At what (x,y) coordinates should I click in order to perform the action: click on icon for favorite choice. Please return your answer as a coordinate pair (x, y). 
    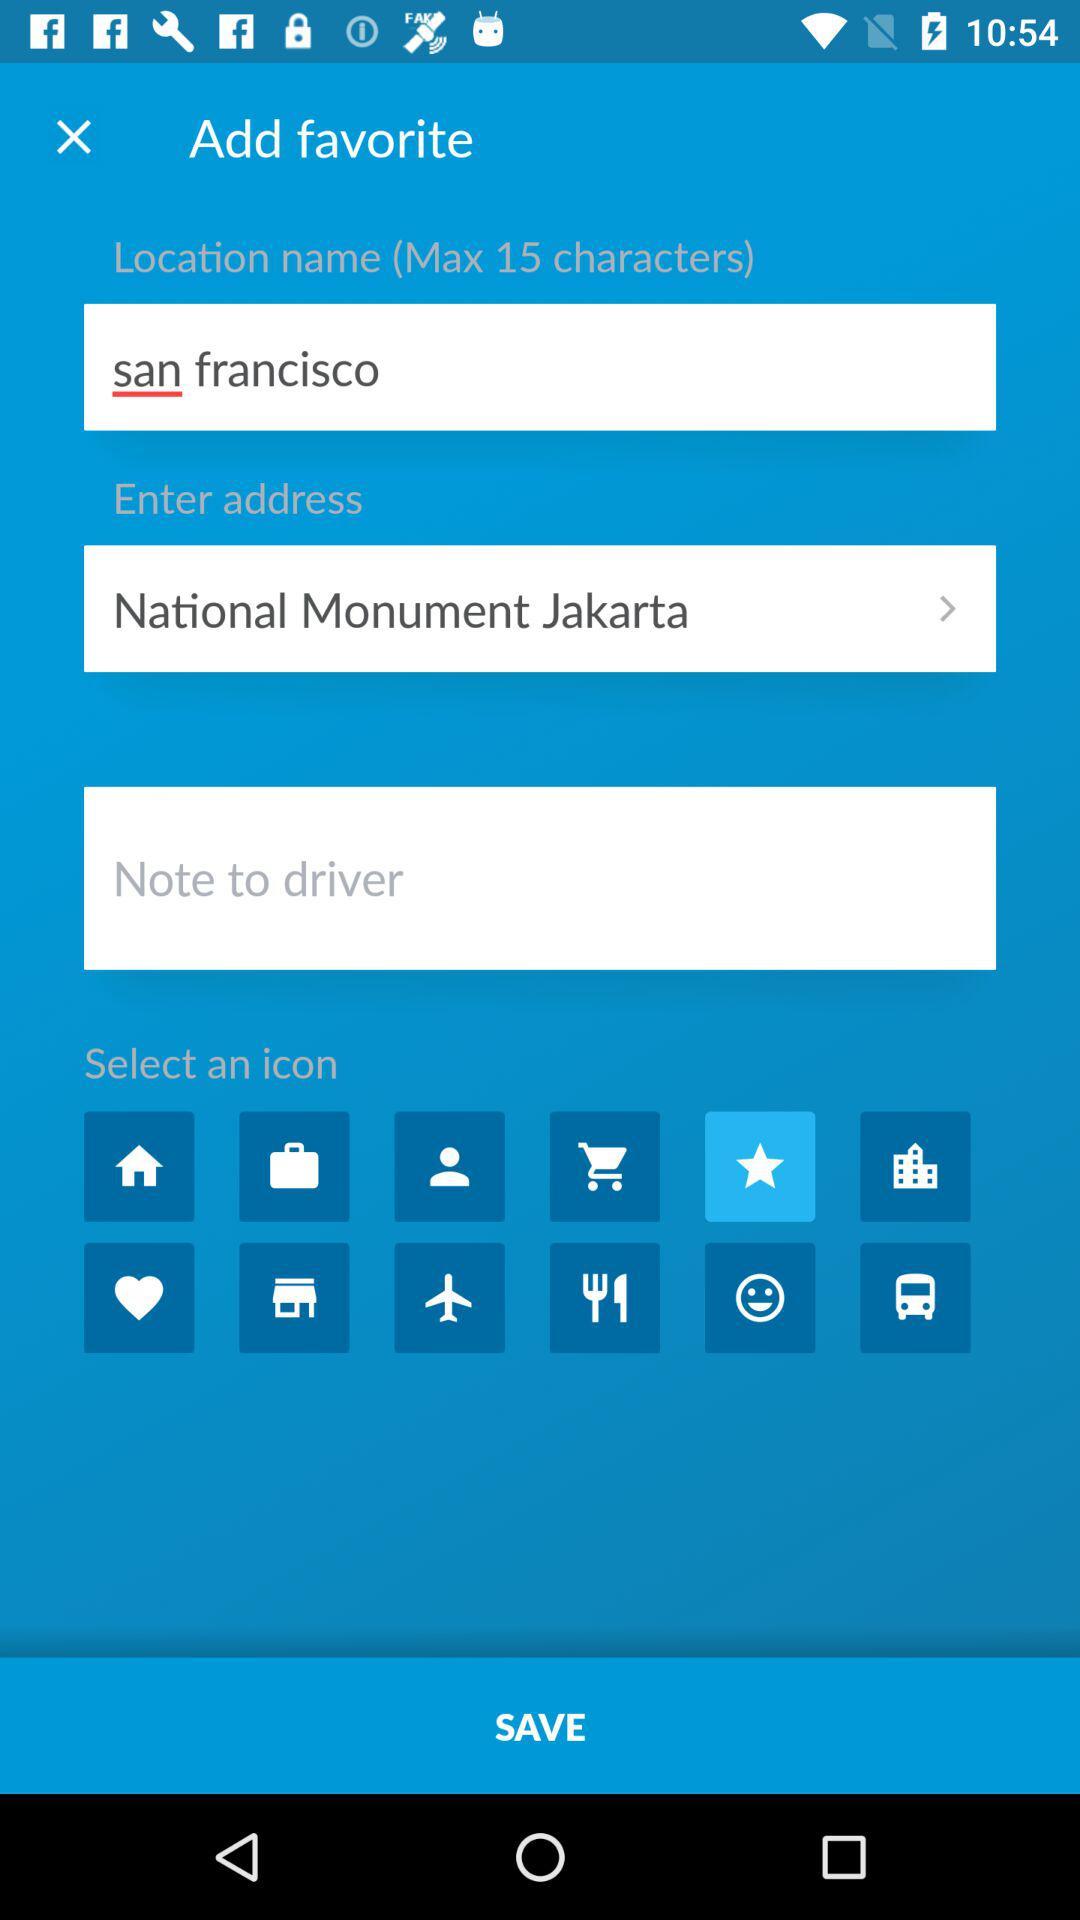
    Looking at the image, I should click on (760, 1166).